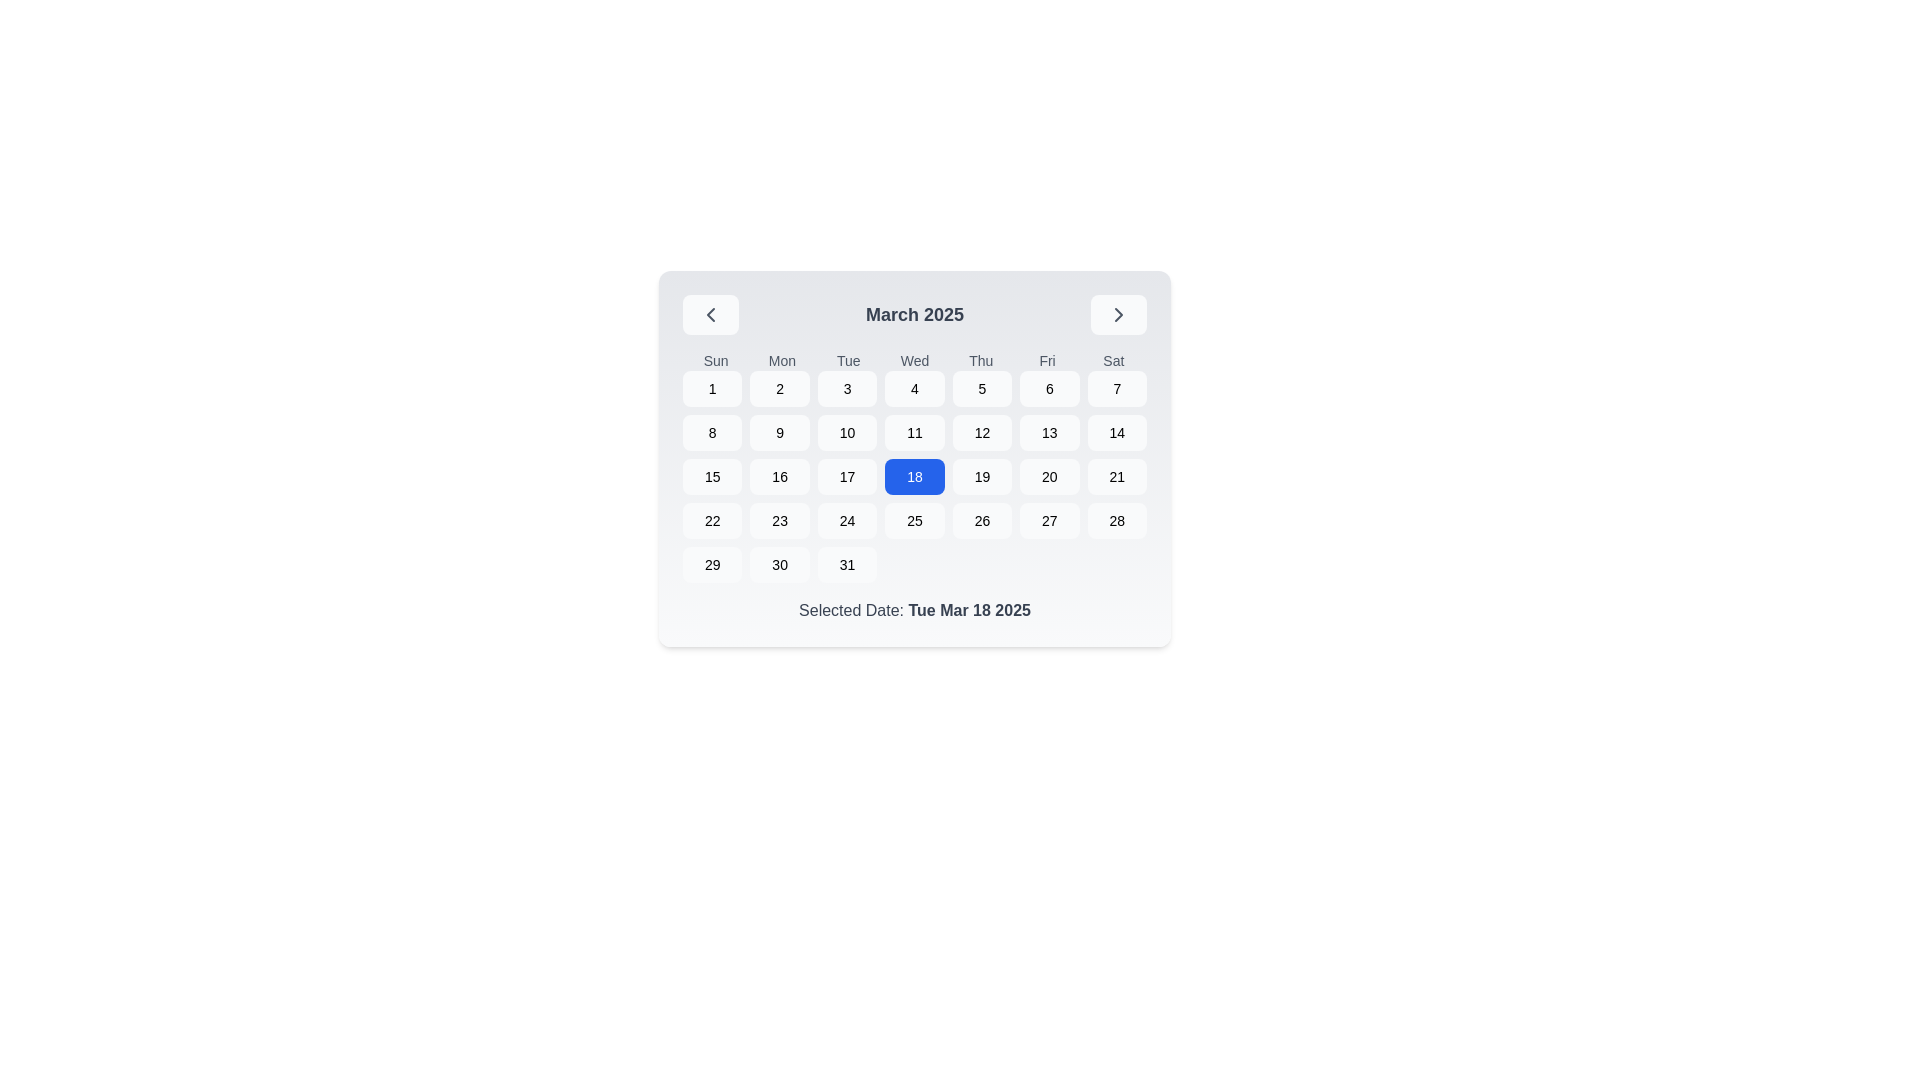 The height and width of the screenshot is (1080, 1920). Describe the element at coordinates (1048, 389) in the screenshot. I see `the date selection button located at the top-right of the calendar under 'Fri'` at that location.